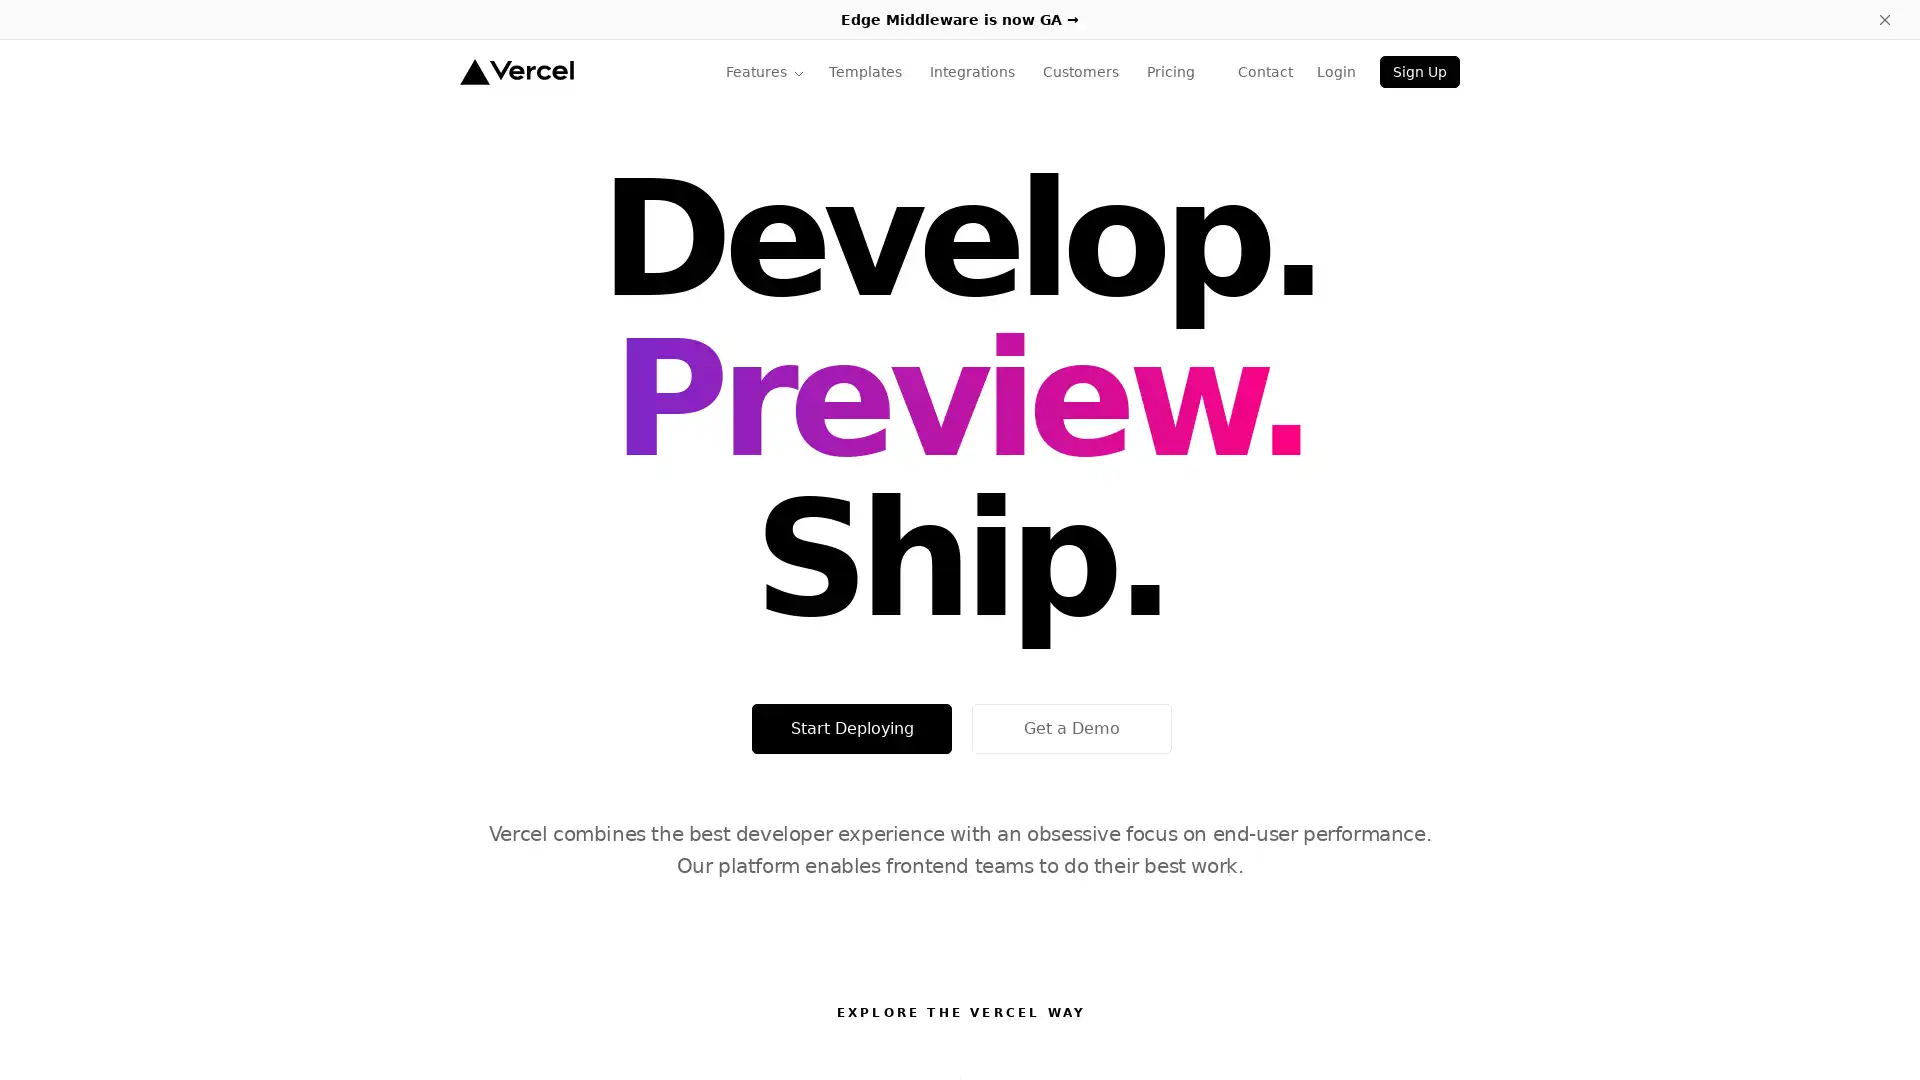  I want to click on Features, so click(764, 71).